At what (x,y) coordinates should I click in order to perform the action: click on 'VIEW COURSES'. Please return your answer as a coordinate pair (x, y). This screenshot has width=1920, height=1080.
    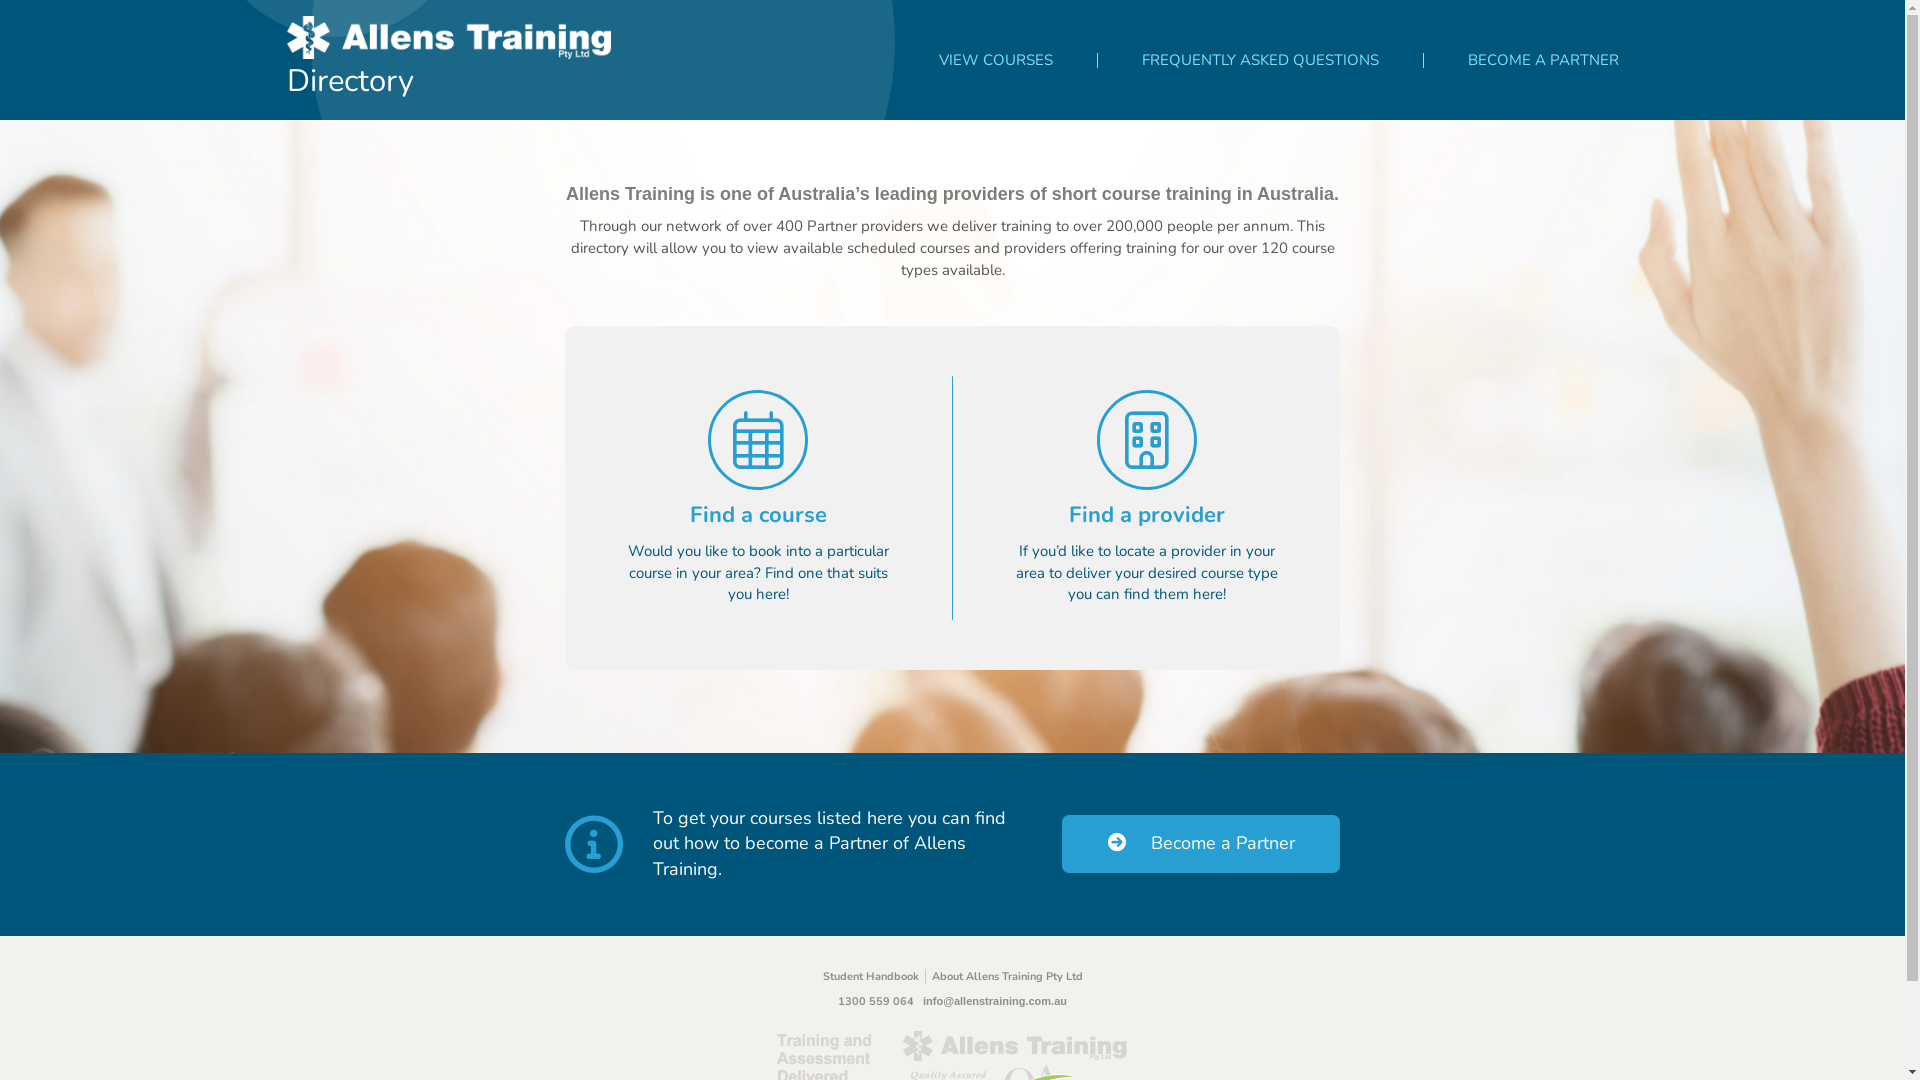
    Looking at the image, I should click on (994, 59).